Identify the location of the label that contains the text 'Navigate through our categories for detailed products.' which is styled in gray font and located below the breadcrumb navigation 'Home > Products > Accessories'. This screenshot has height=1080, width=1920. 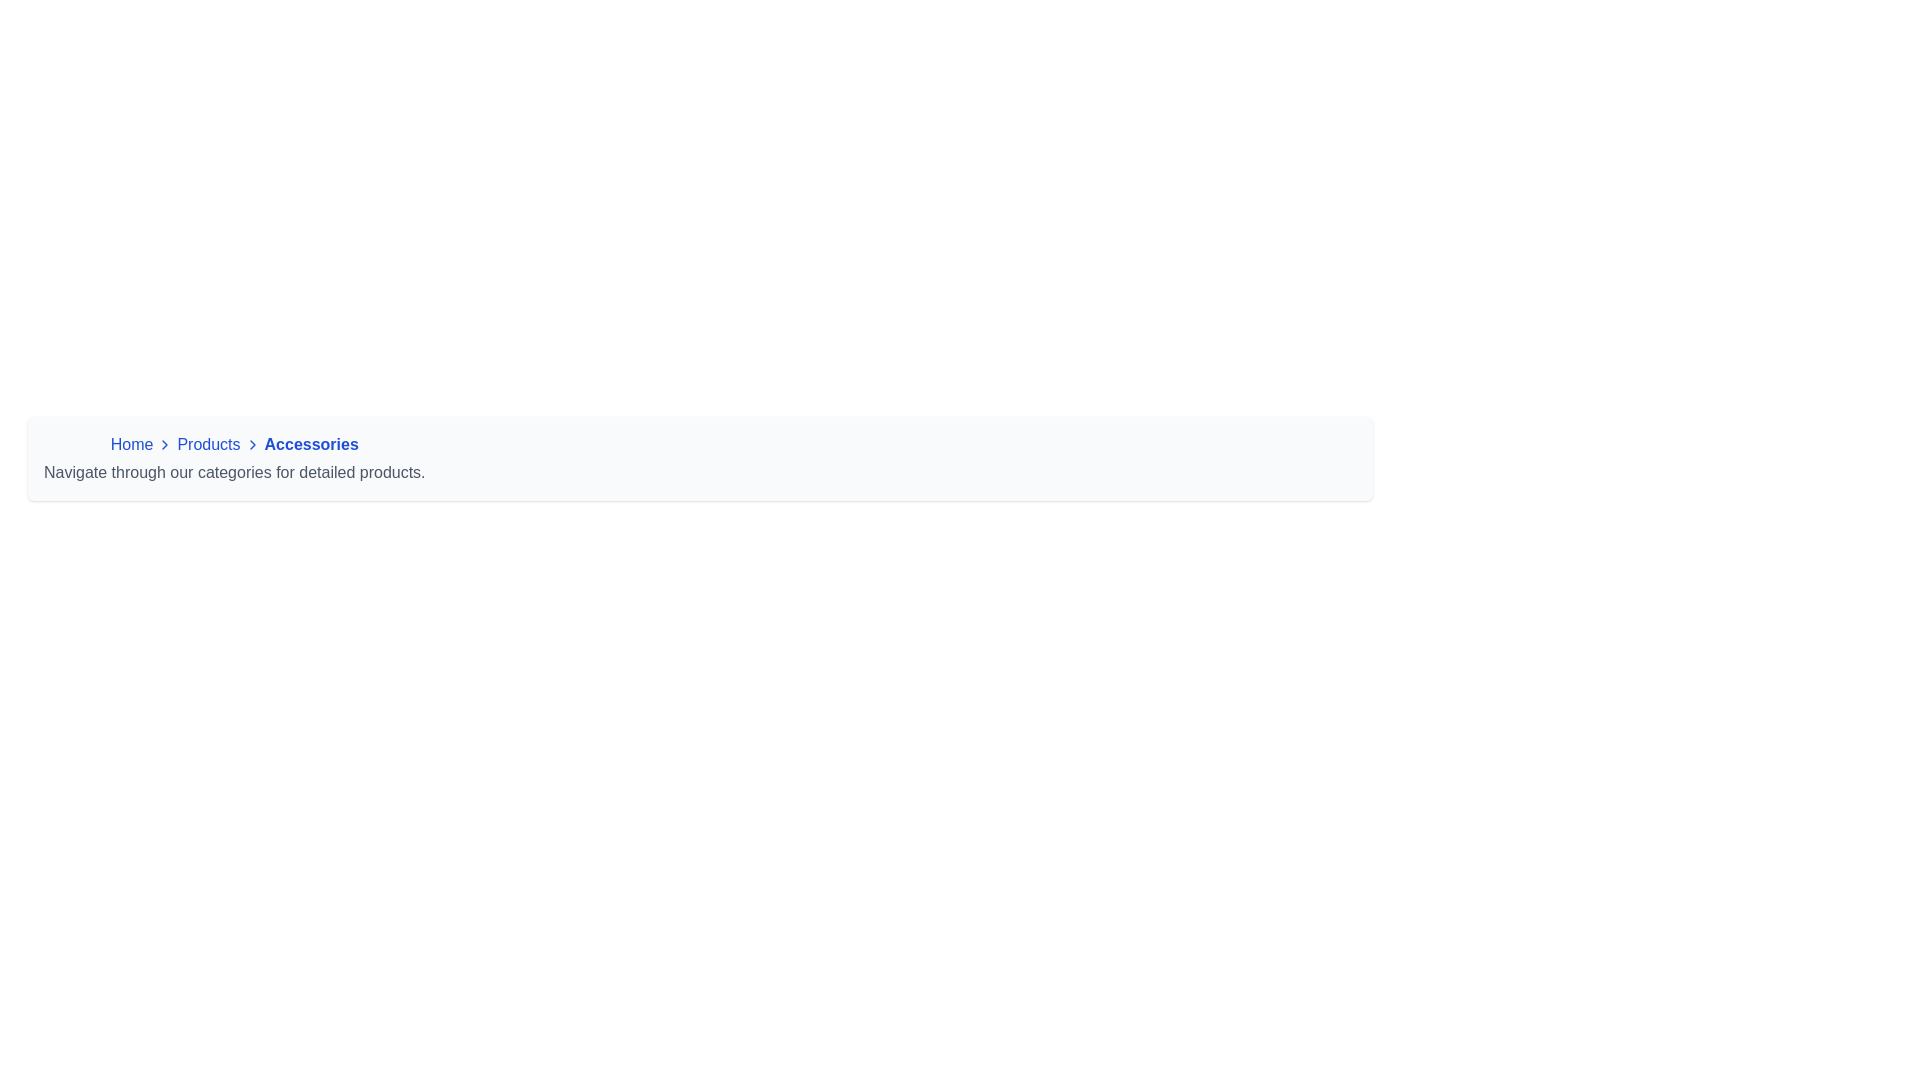
(234, 473).